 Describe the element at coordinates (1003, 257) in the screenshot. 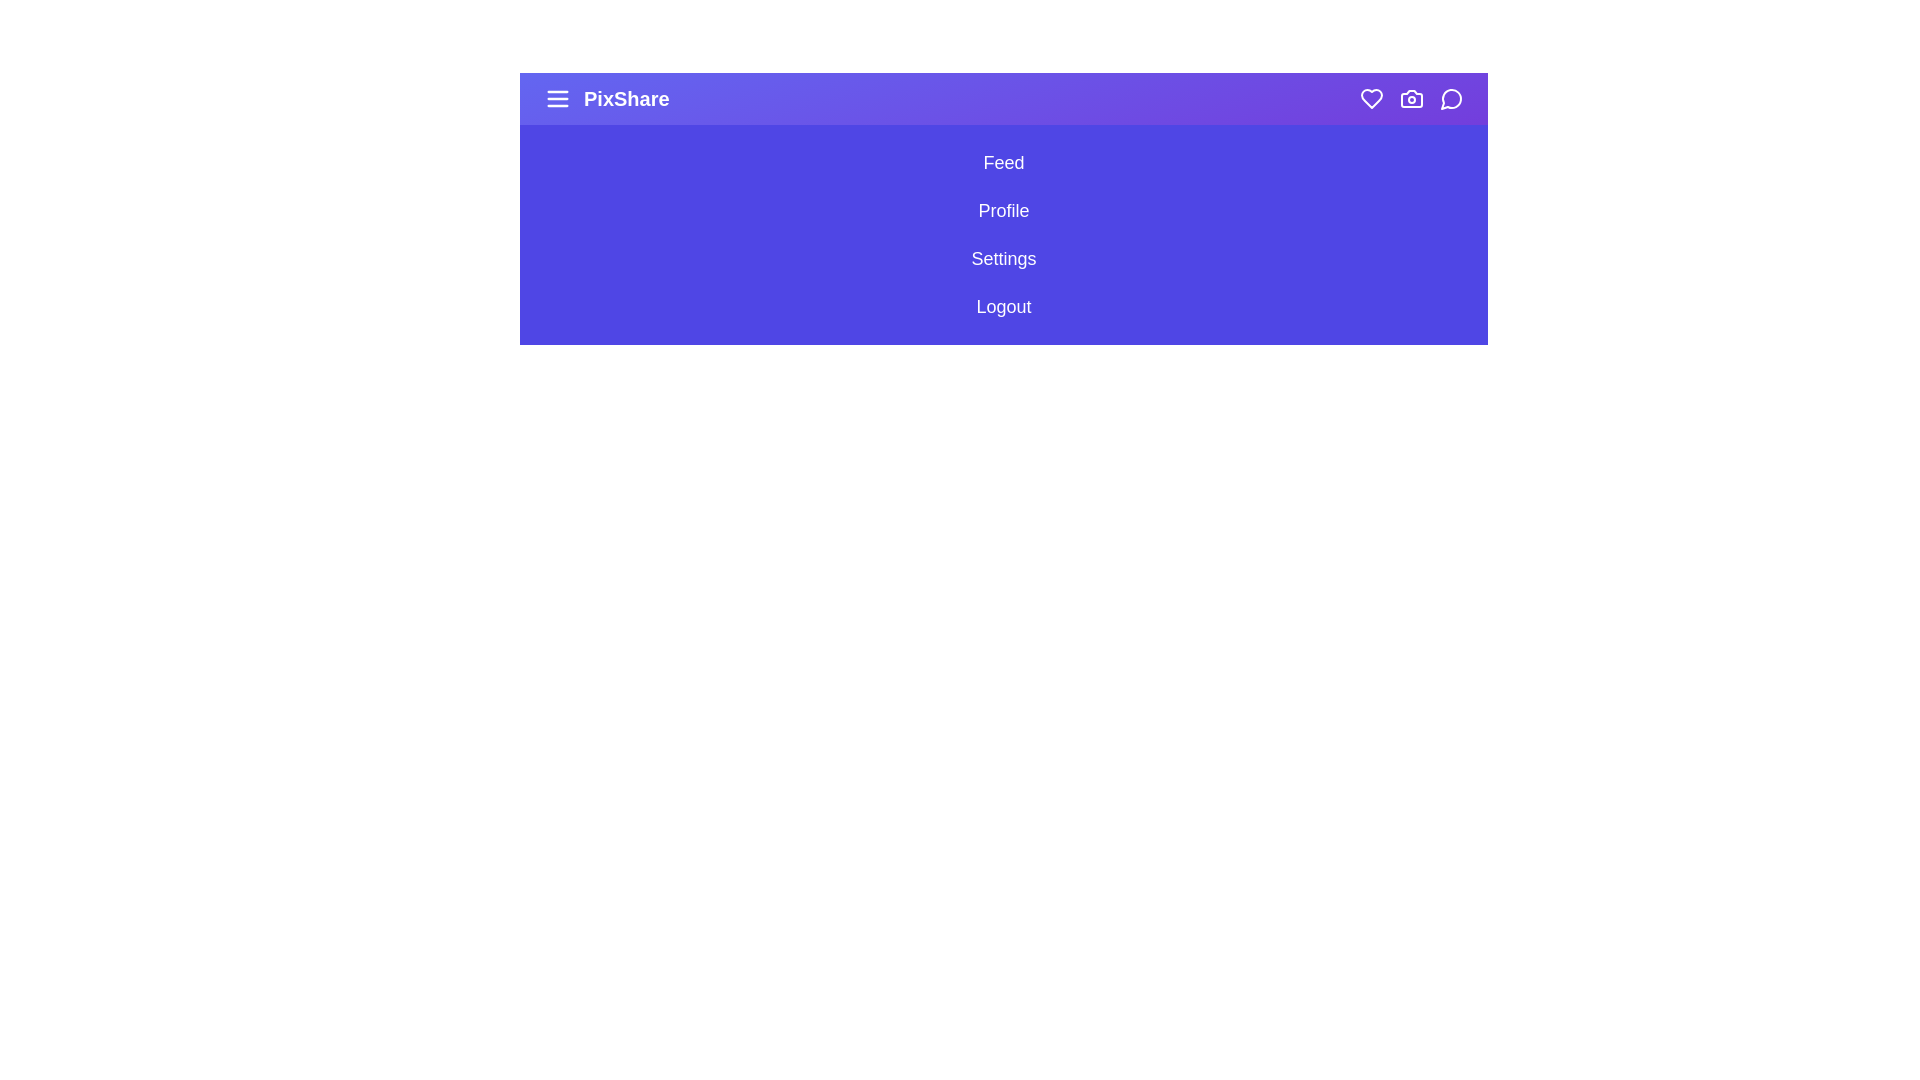

I see `the sidebar option Settings to observe its hover effect` at that location.